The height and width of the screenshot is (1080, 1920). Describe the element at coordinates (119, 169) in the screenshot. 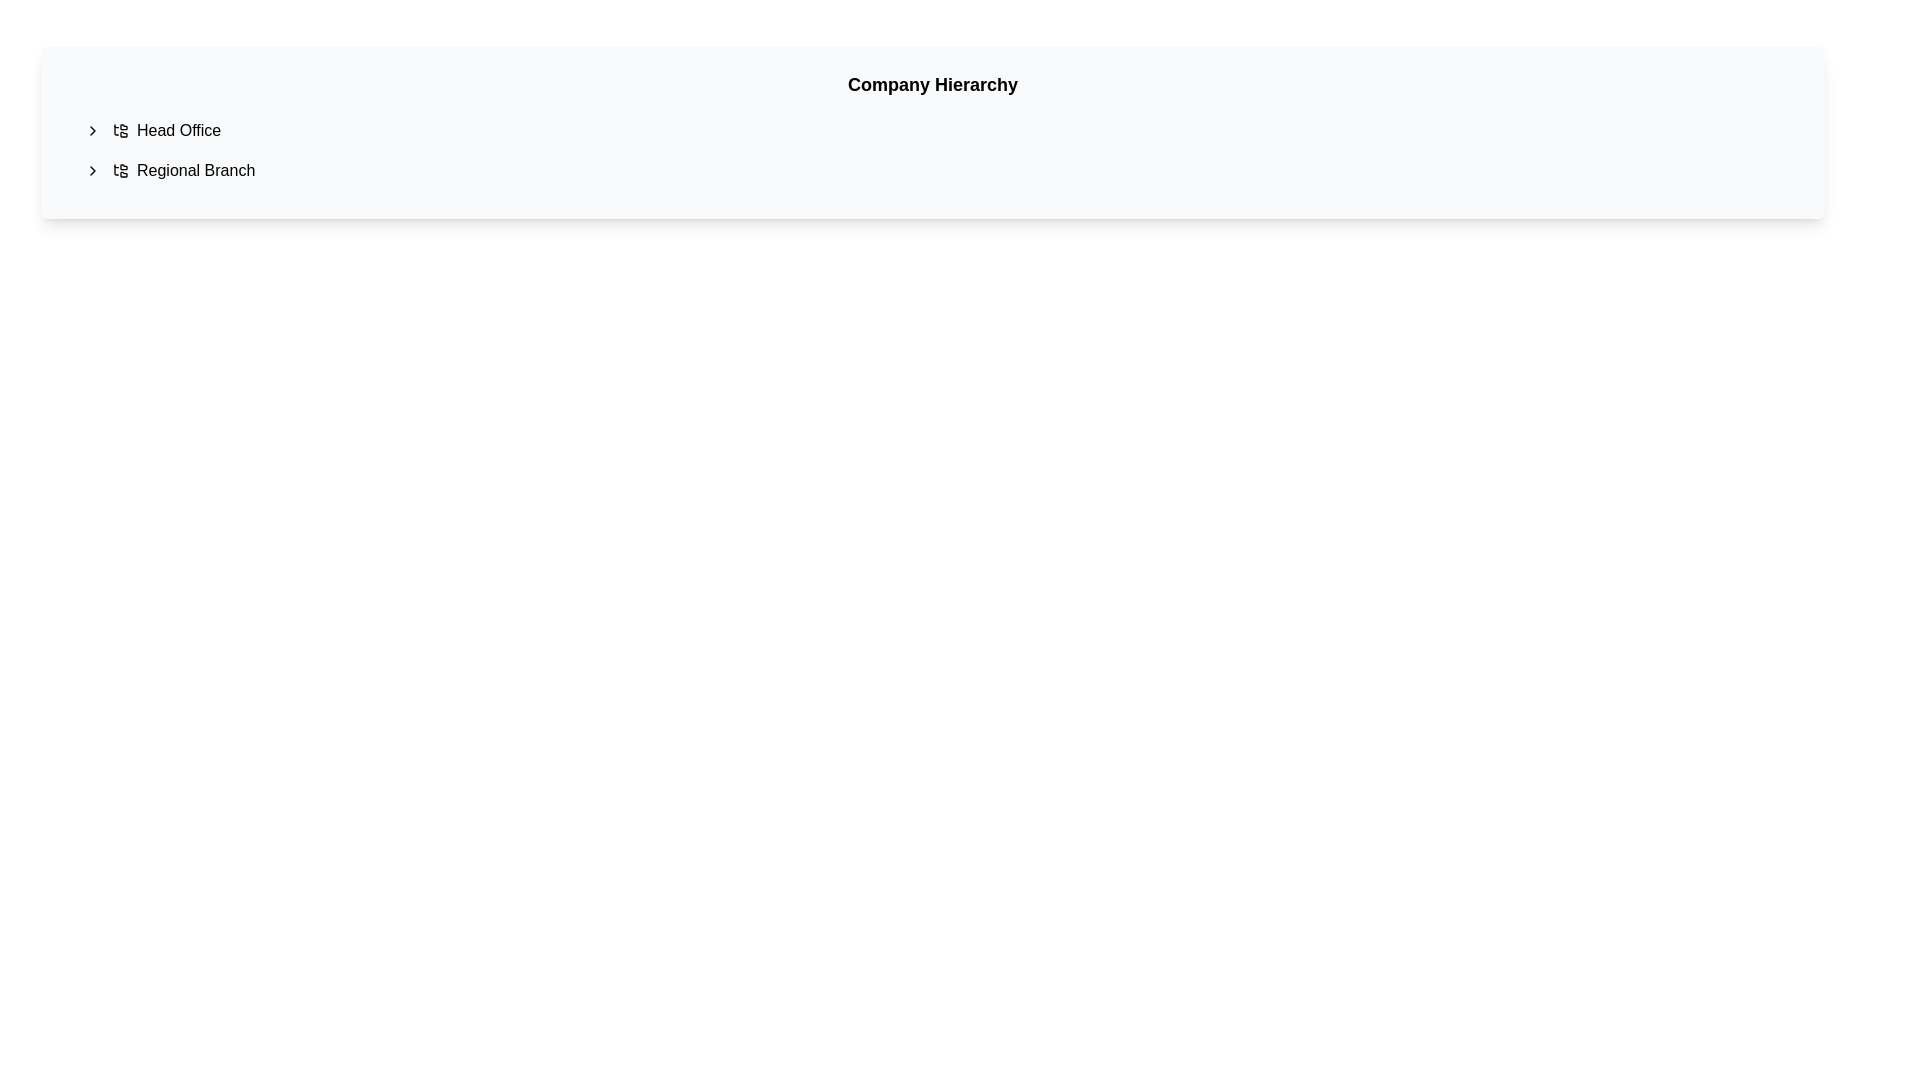

I see `the folder tree icon with a black outline located to the left of the 'Regional Branch' text to interact with the hierarchy` at that location.